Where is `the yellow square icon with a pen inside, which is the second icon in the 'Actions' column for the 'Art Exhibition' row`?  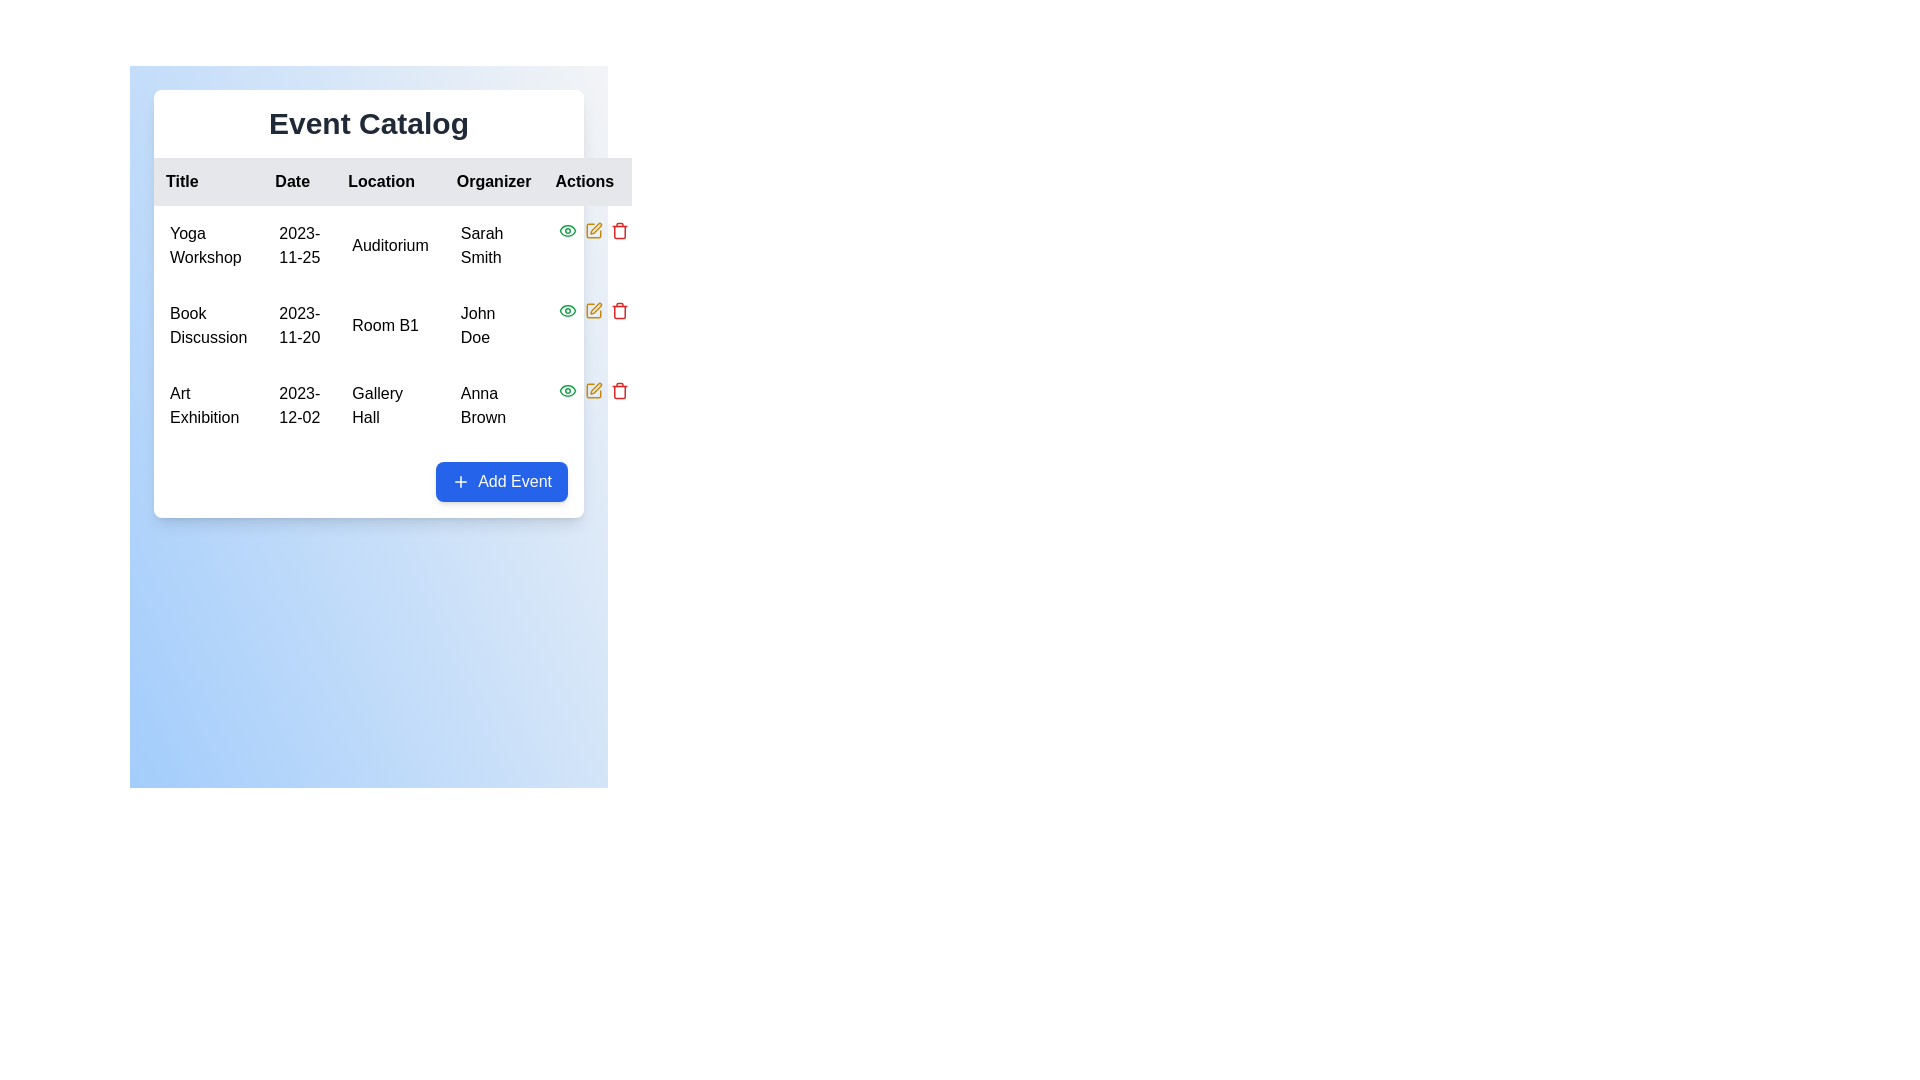 the yellow square icon with a pen inside, which is the second icon in the 'Actions' column for the 'Art Exhibition' row is located at coordinates (593, 390).